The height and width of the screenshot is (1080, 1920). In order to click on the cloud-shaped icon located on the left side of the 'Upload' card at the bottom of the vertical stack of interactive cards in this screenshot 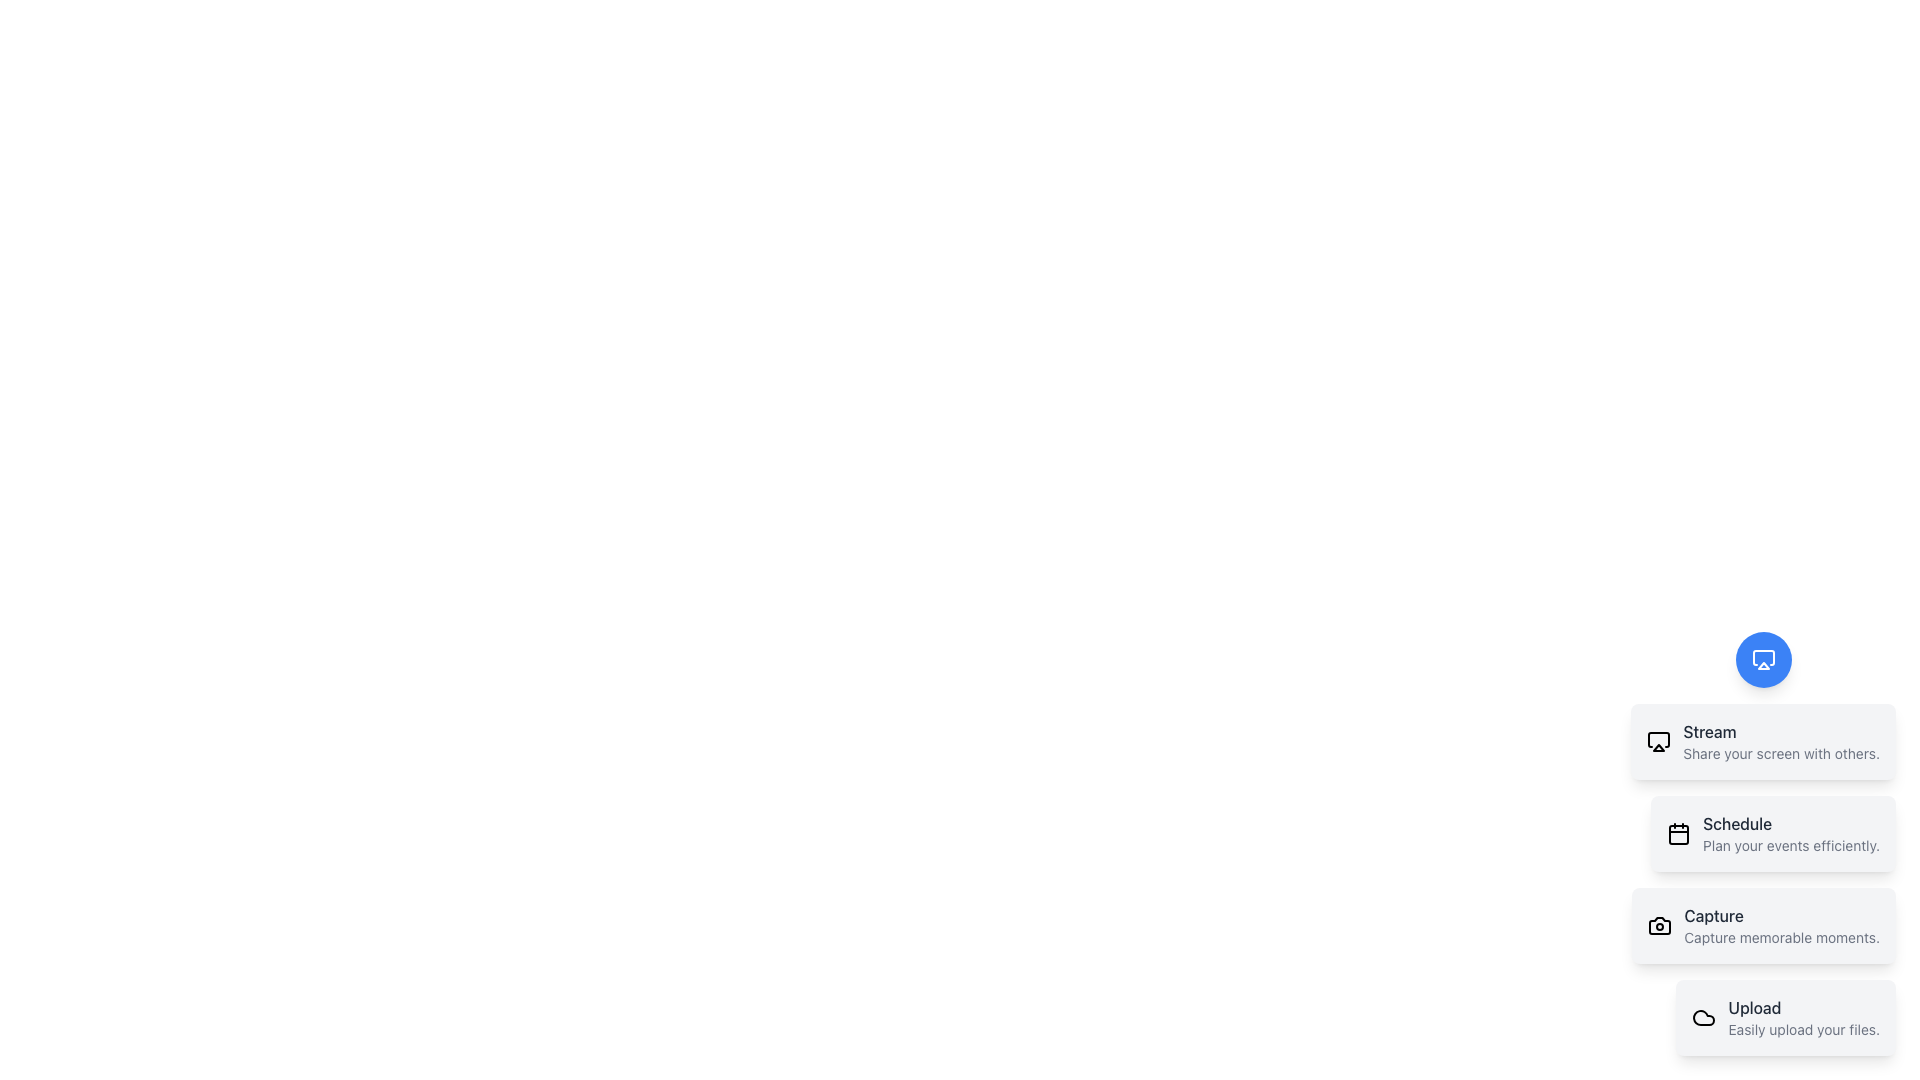, I will do `click(1703, 1018)`.